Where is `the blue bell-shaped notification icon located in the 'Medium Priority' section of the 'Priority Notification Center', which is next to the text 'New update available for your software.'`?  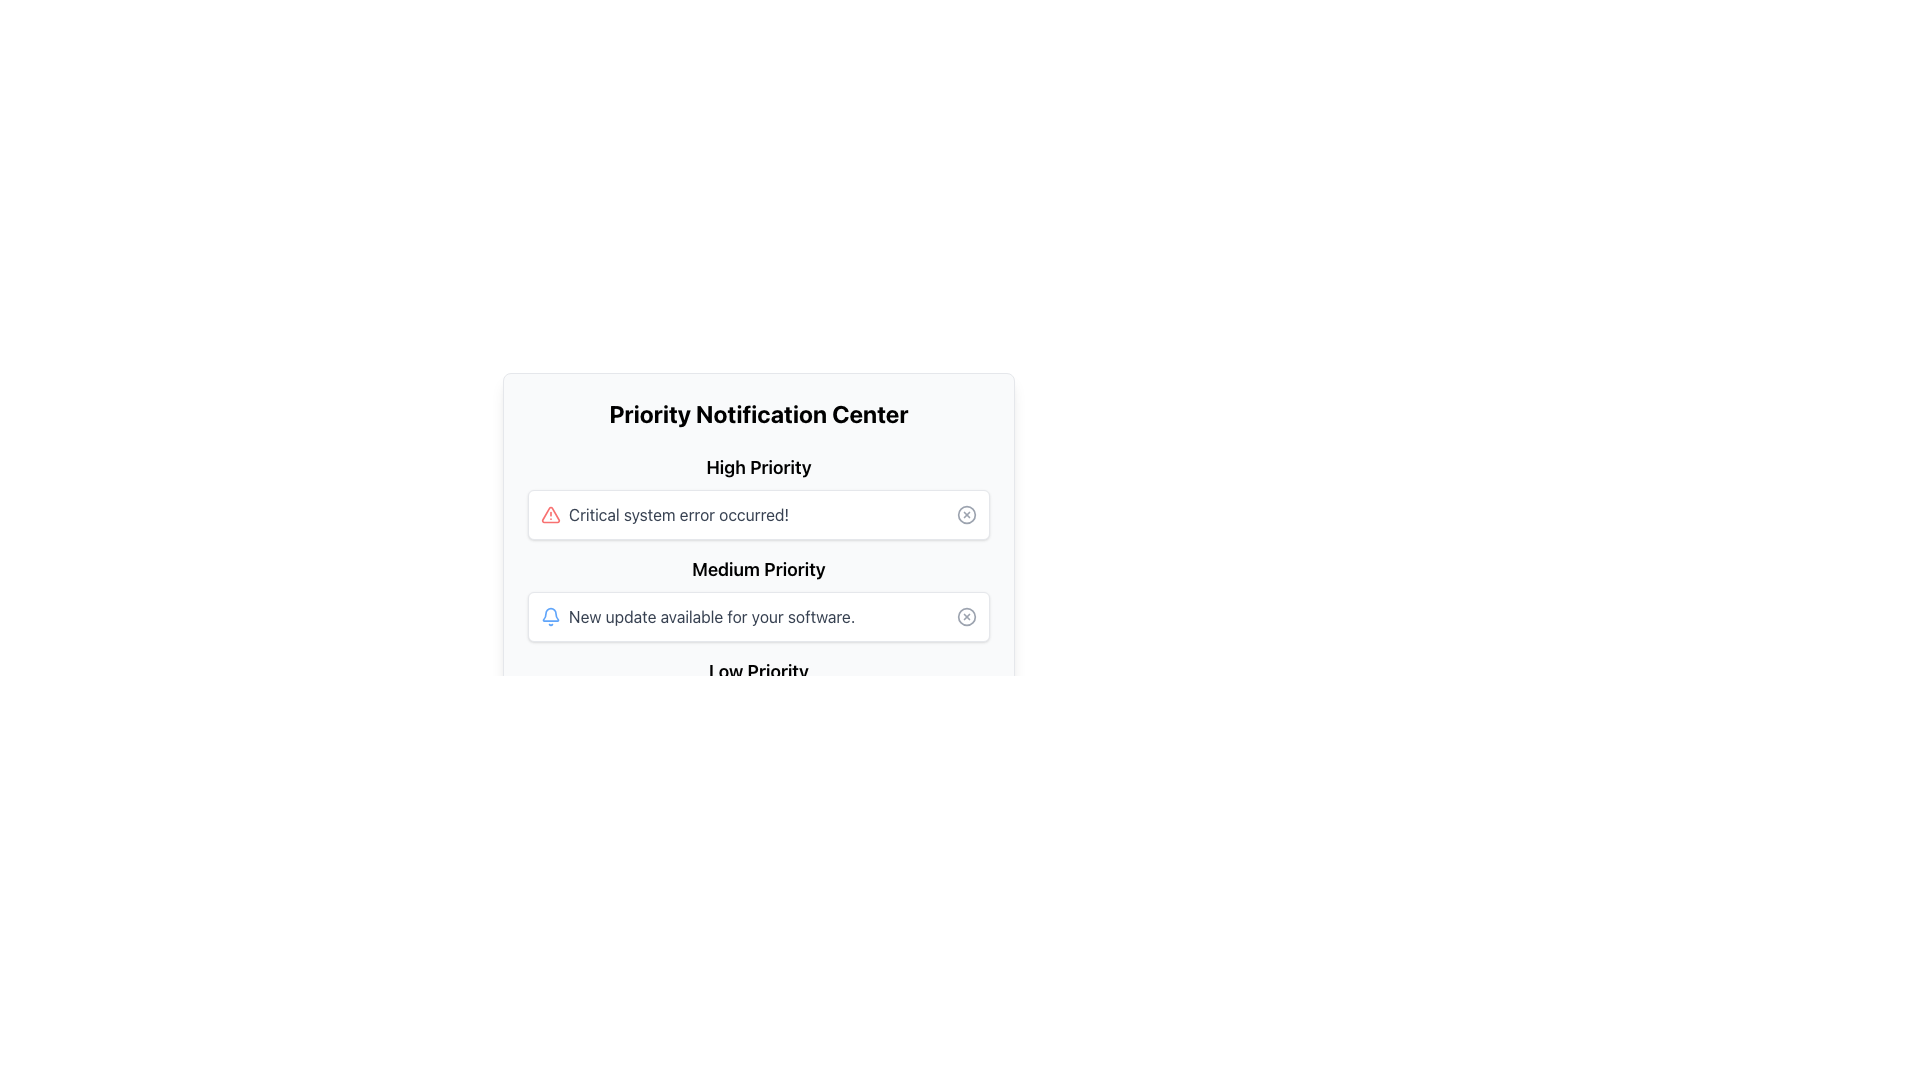
the blue bell-shaped notification icon located in the 'Medium Priority' section of the 'Priority Notification Center', which is next to the text 'New update available for your software.' is located at coordinates (551, 616).